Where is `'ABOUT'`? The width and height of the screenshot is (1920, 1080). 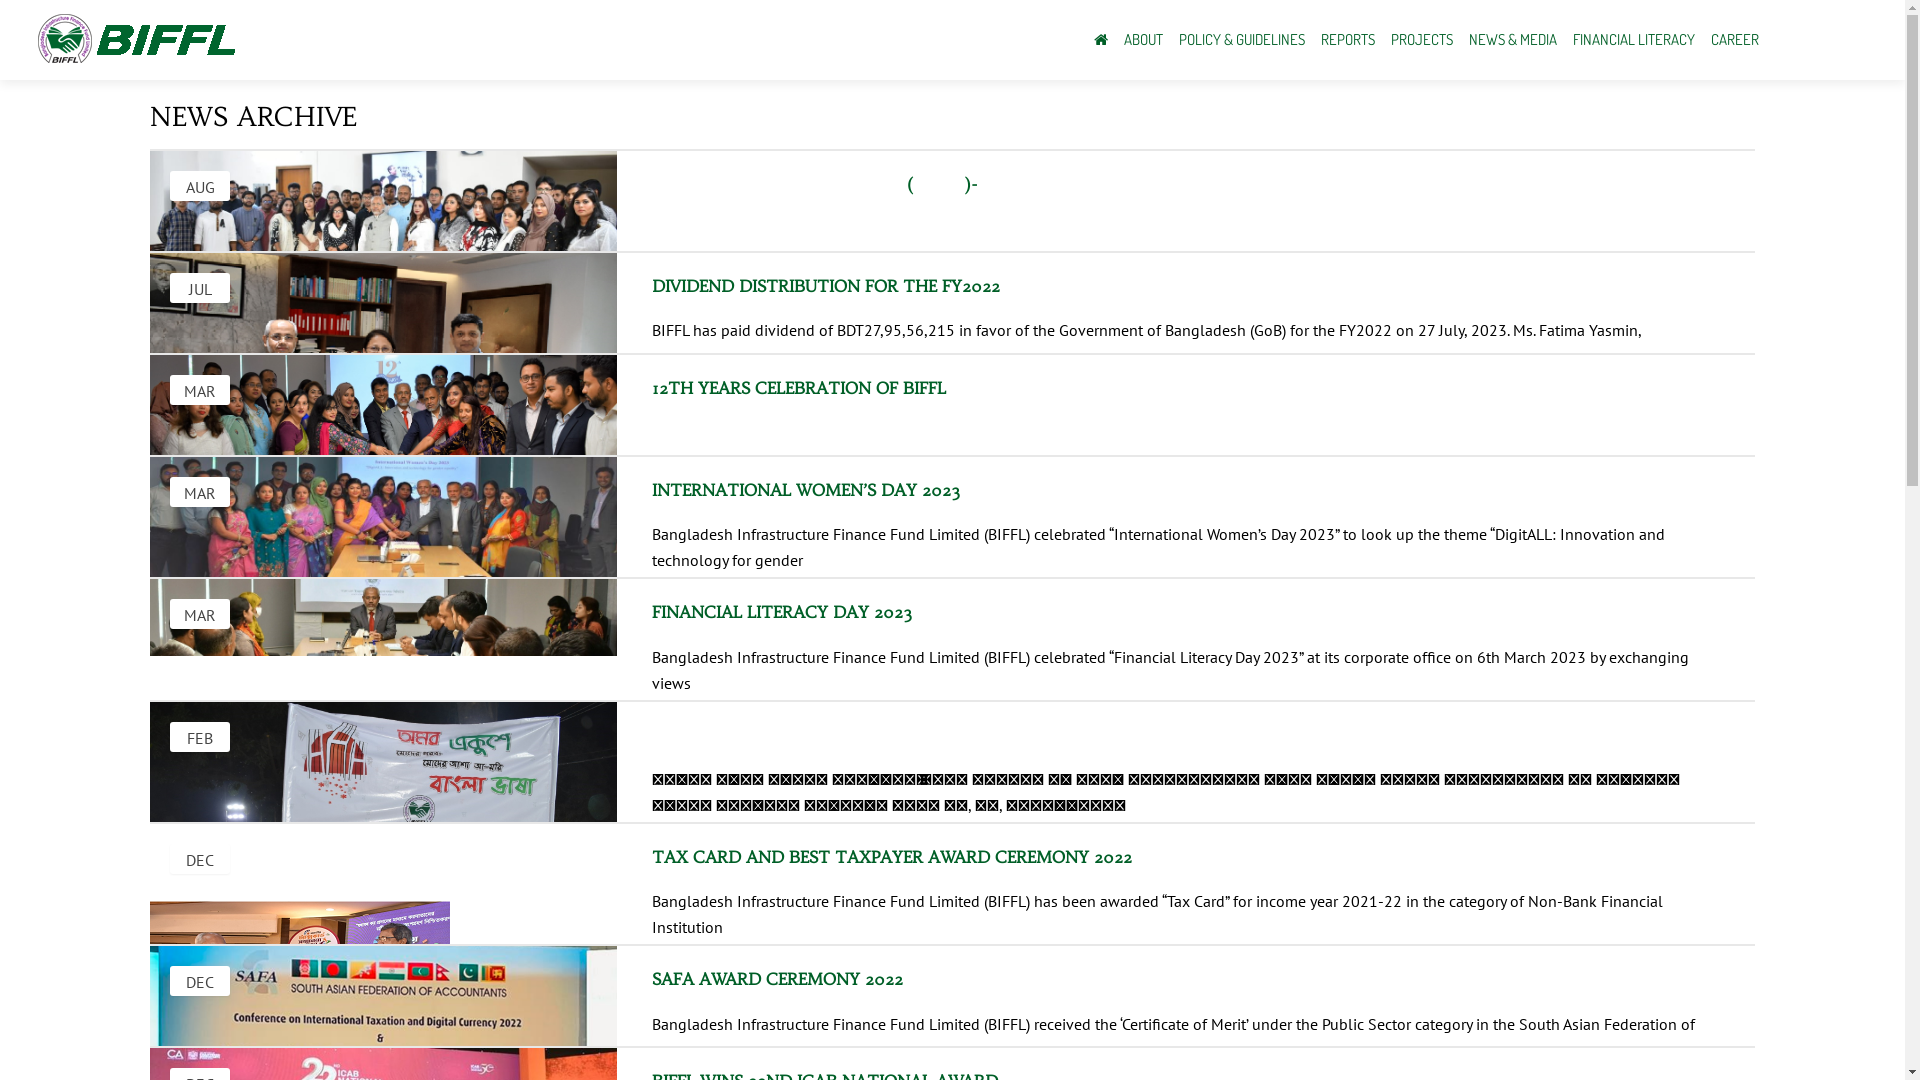
'ABOUT' is located at coordinates (1143, 39).